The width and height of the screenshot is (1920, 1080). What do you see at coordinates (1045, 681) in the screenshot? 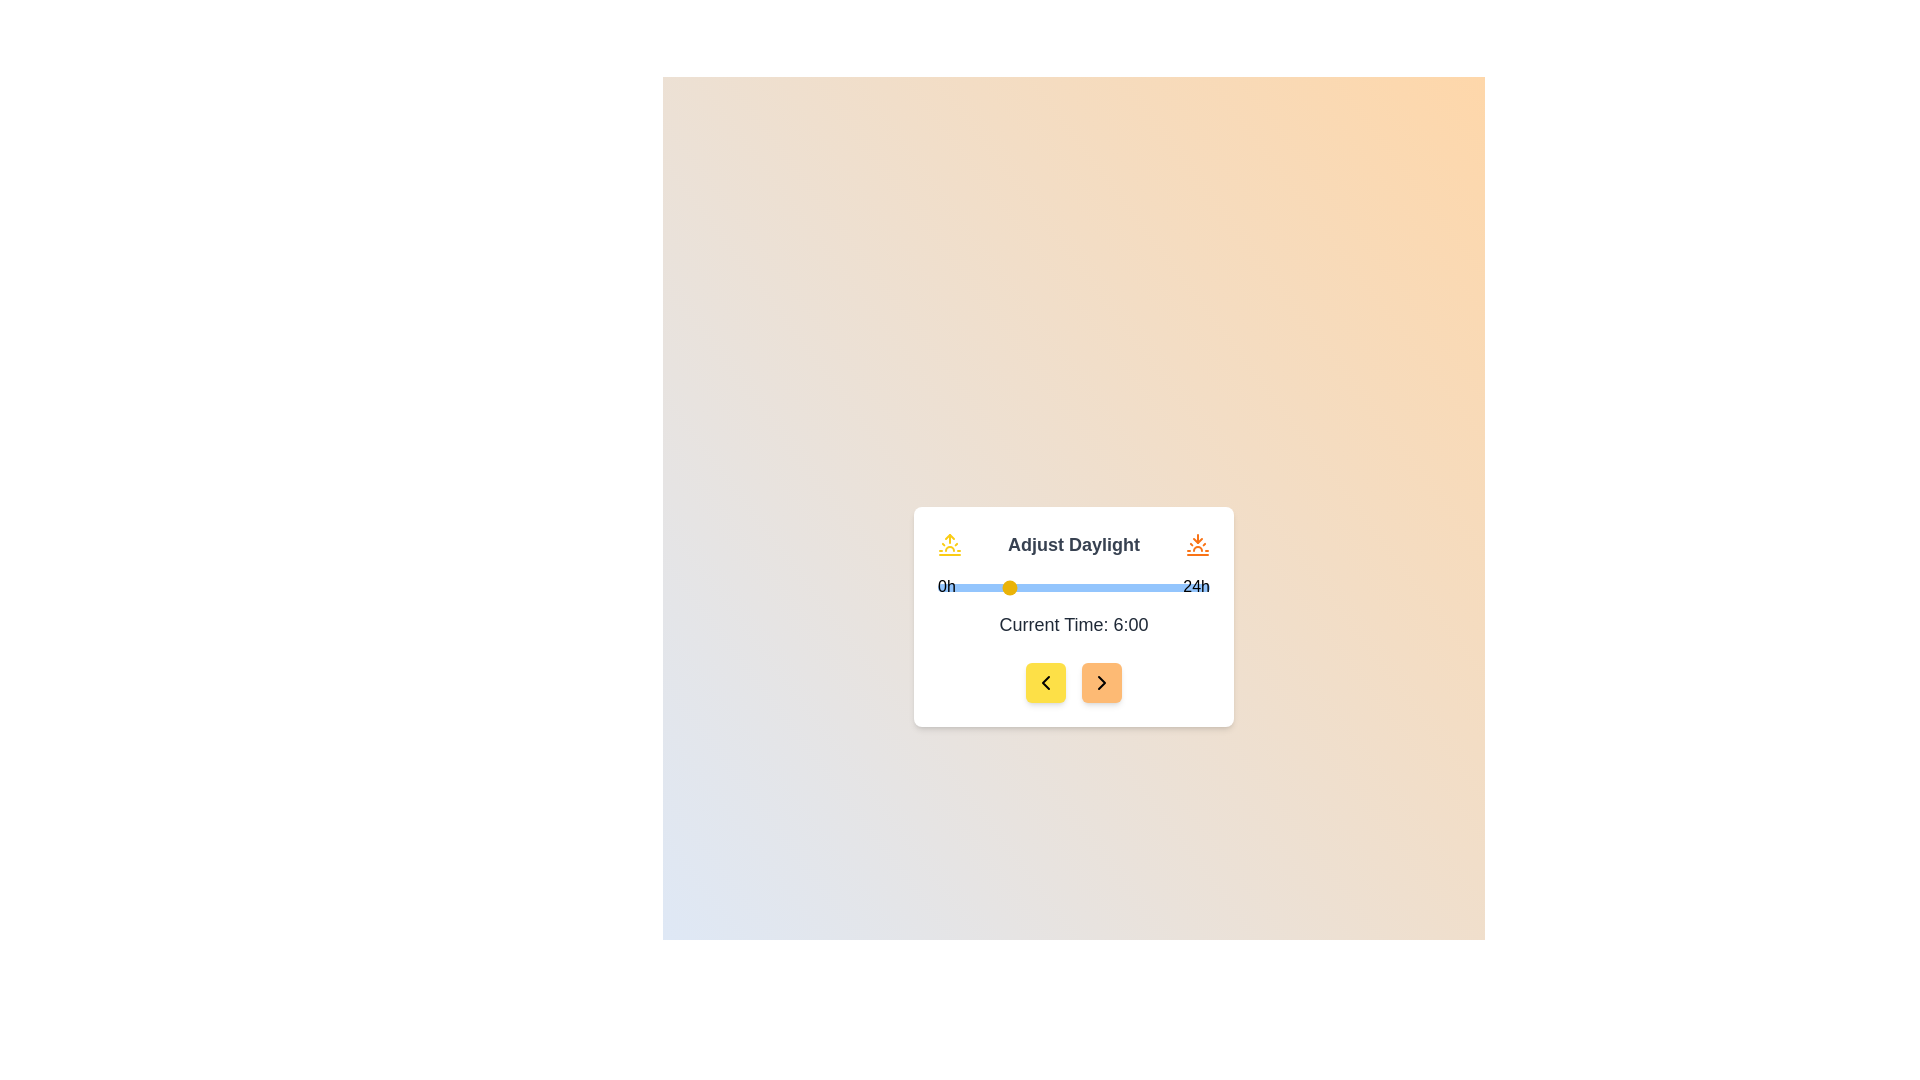
I see `the left button to decrement the time` at bounding box center [1045, 681].